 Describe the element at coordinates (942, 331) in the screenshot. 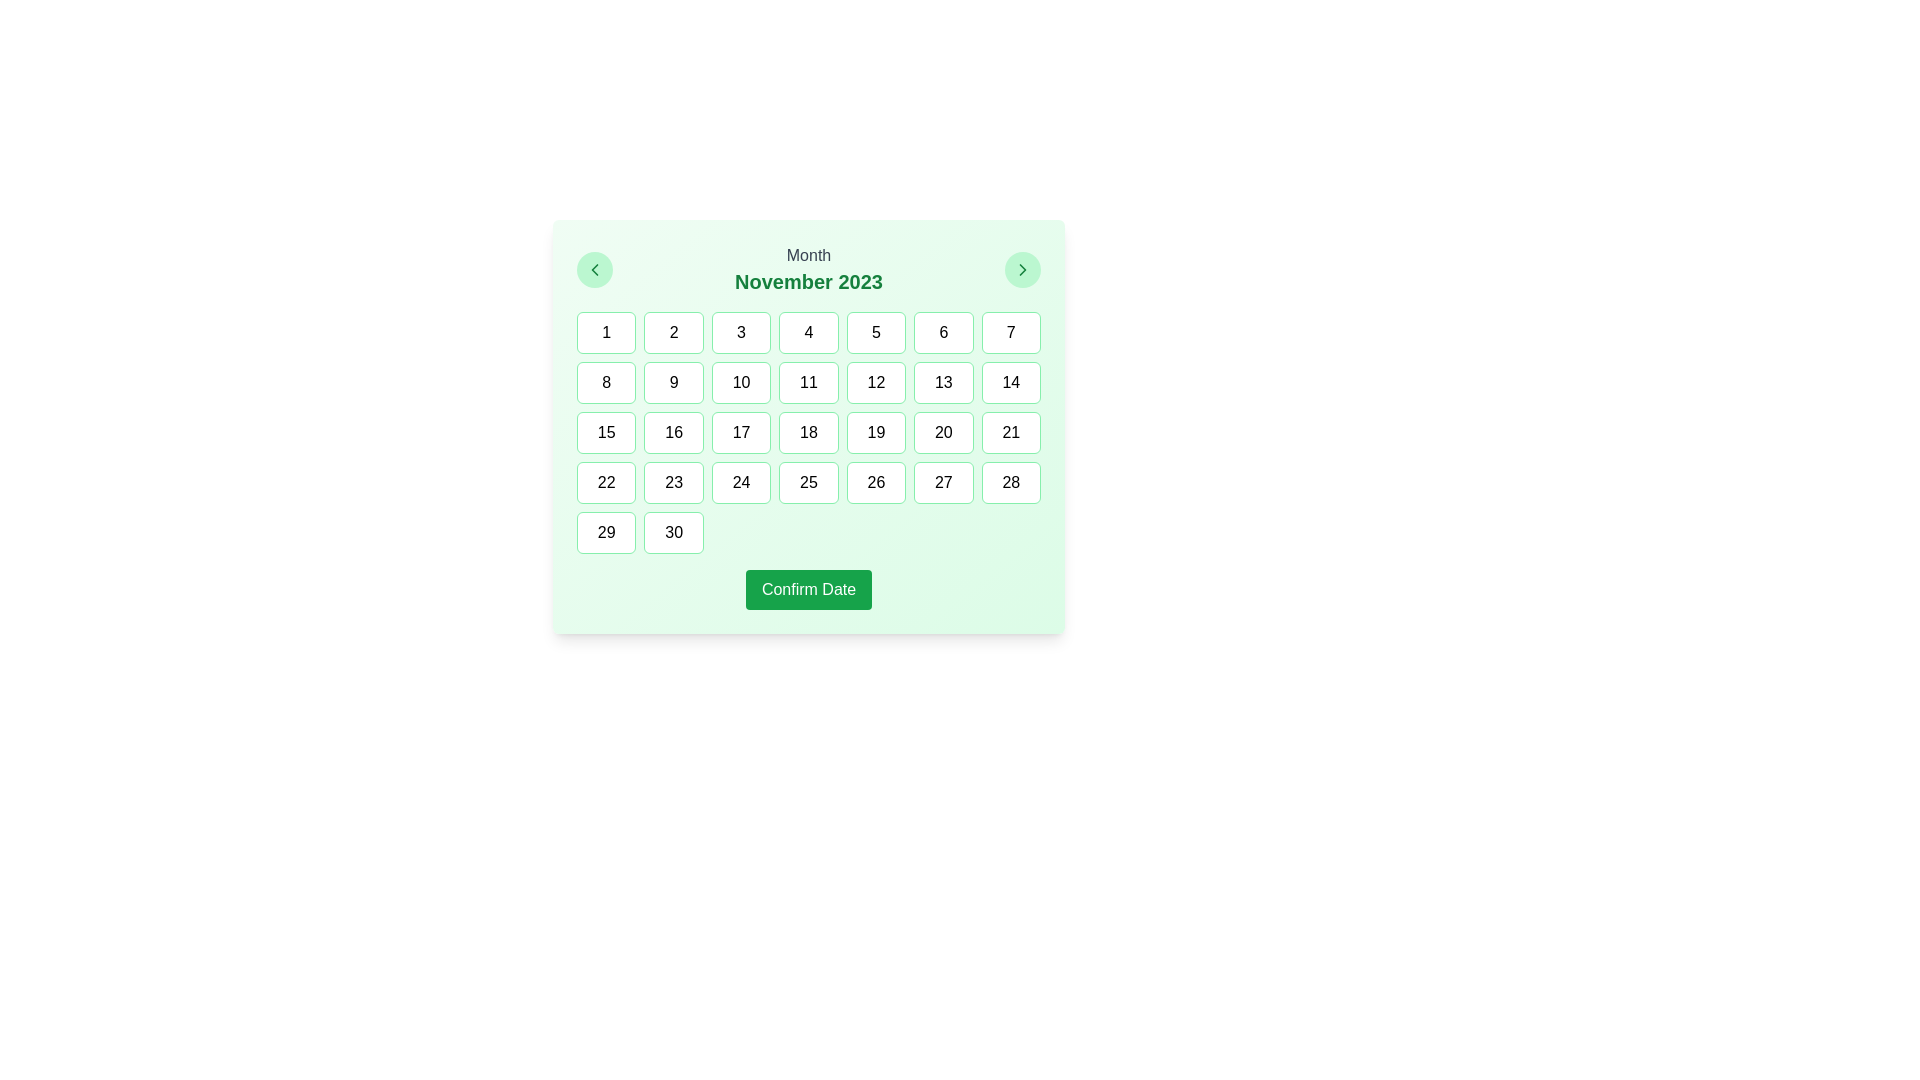

I see `the button labeled '6' in the calendar interface` at that location.